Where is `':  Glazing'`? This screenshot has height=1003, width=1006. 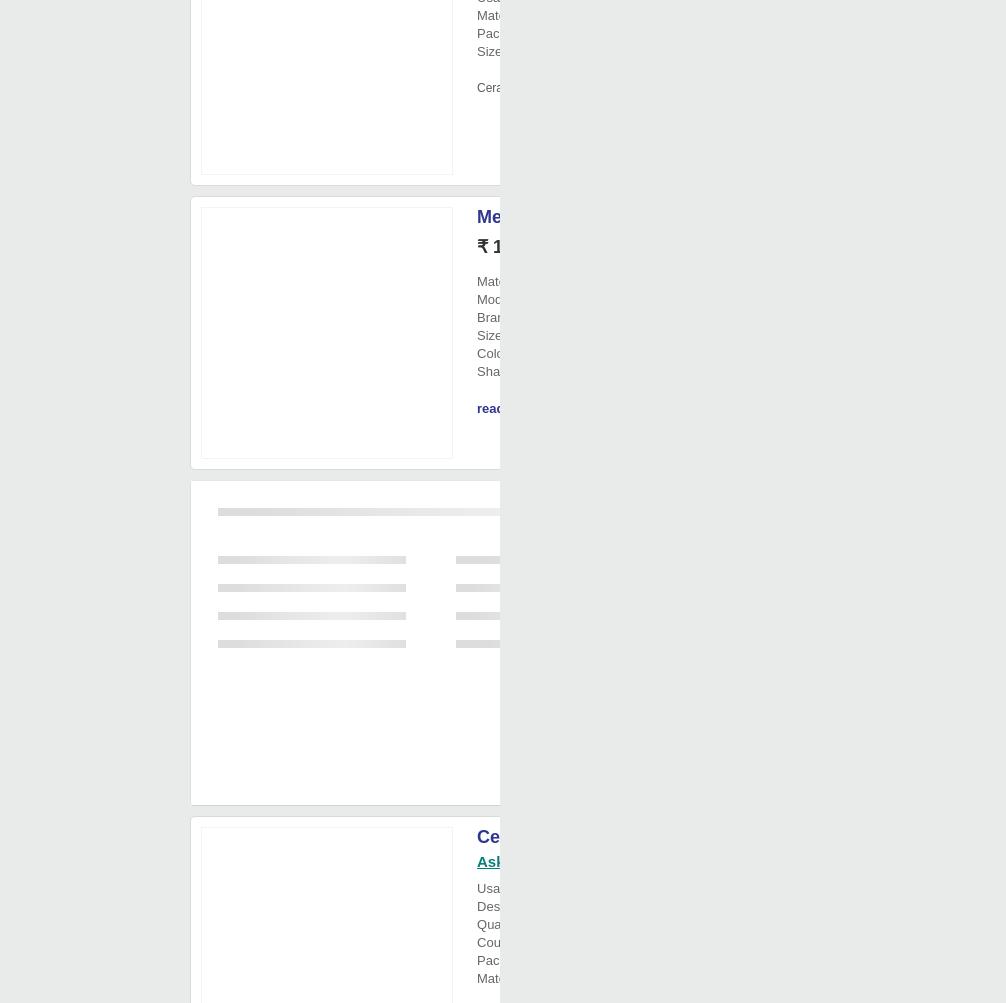
':  Glazing' is located at coordinates (589, 905).